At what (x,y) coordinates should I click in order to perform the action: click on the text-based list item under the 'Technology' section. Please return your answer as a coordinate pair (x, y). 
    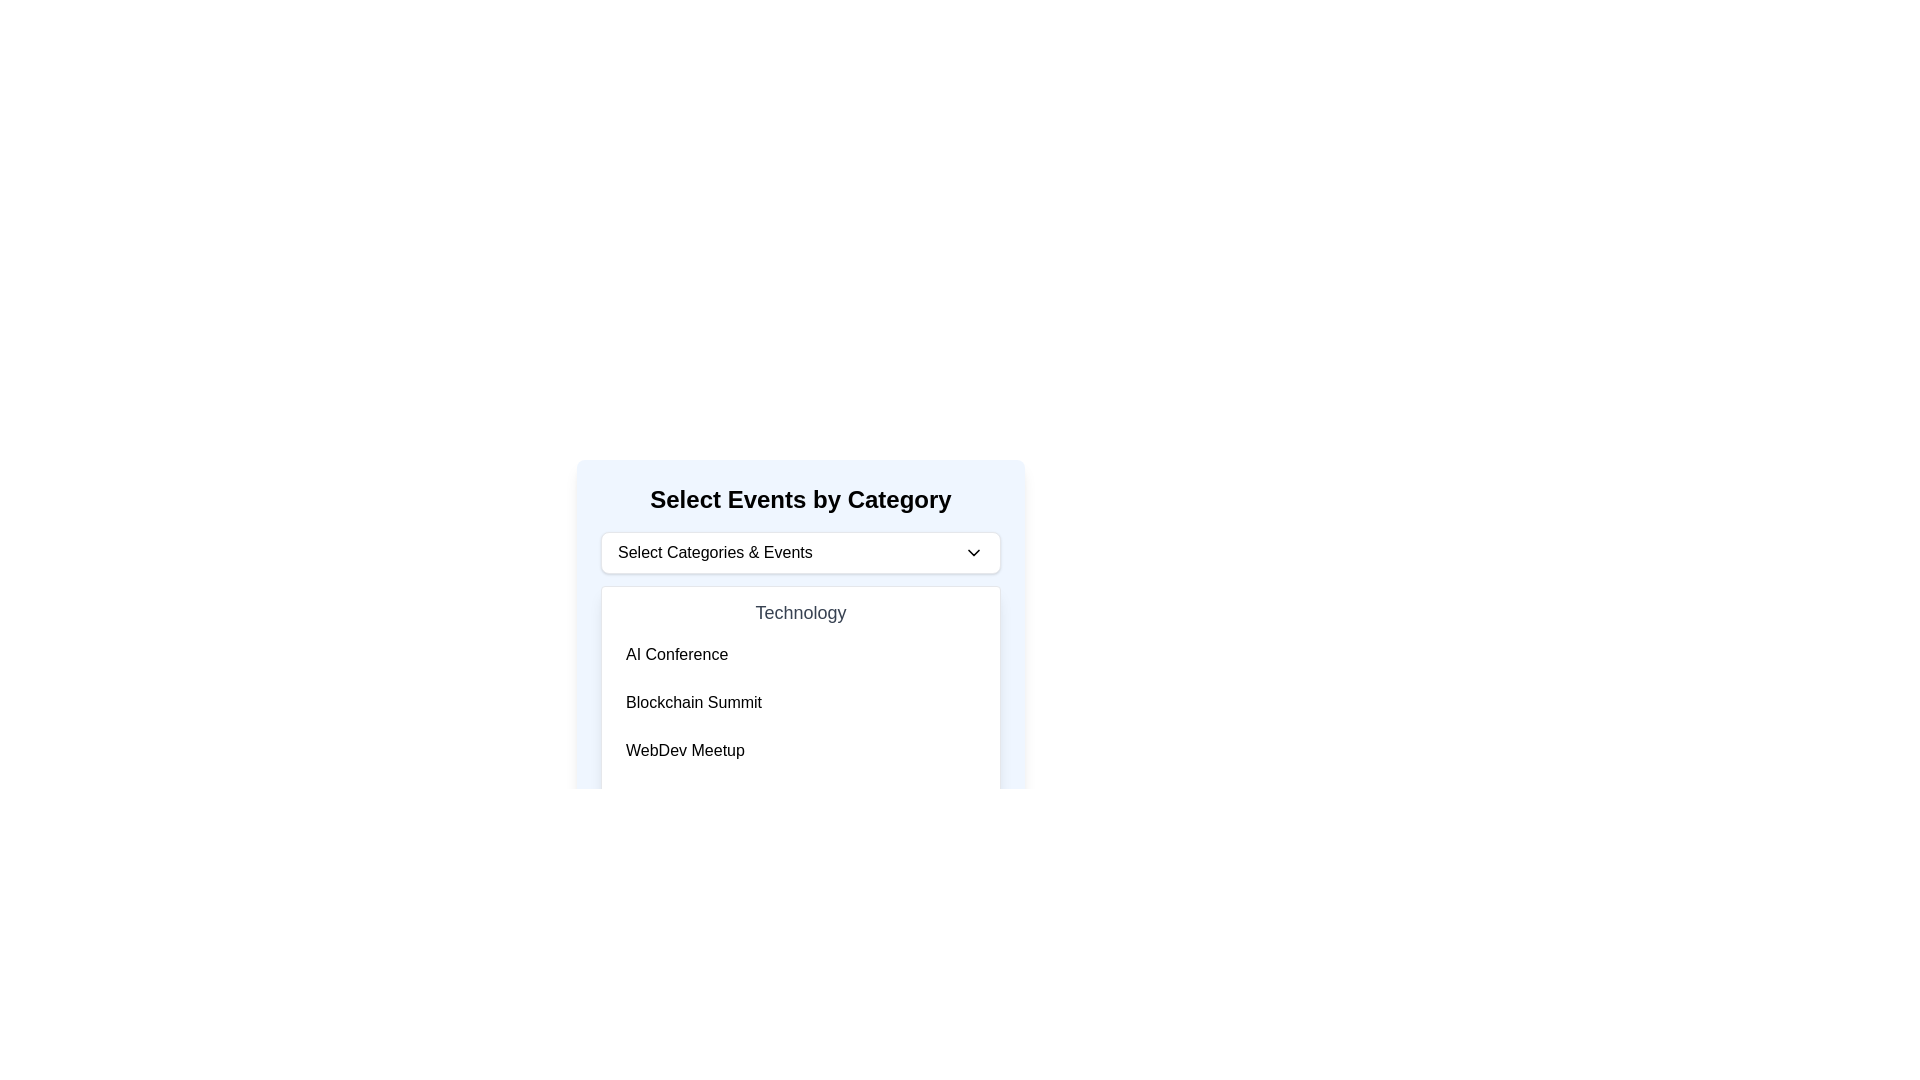
    Looking at the image, I should click on (677, 655).